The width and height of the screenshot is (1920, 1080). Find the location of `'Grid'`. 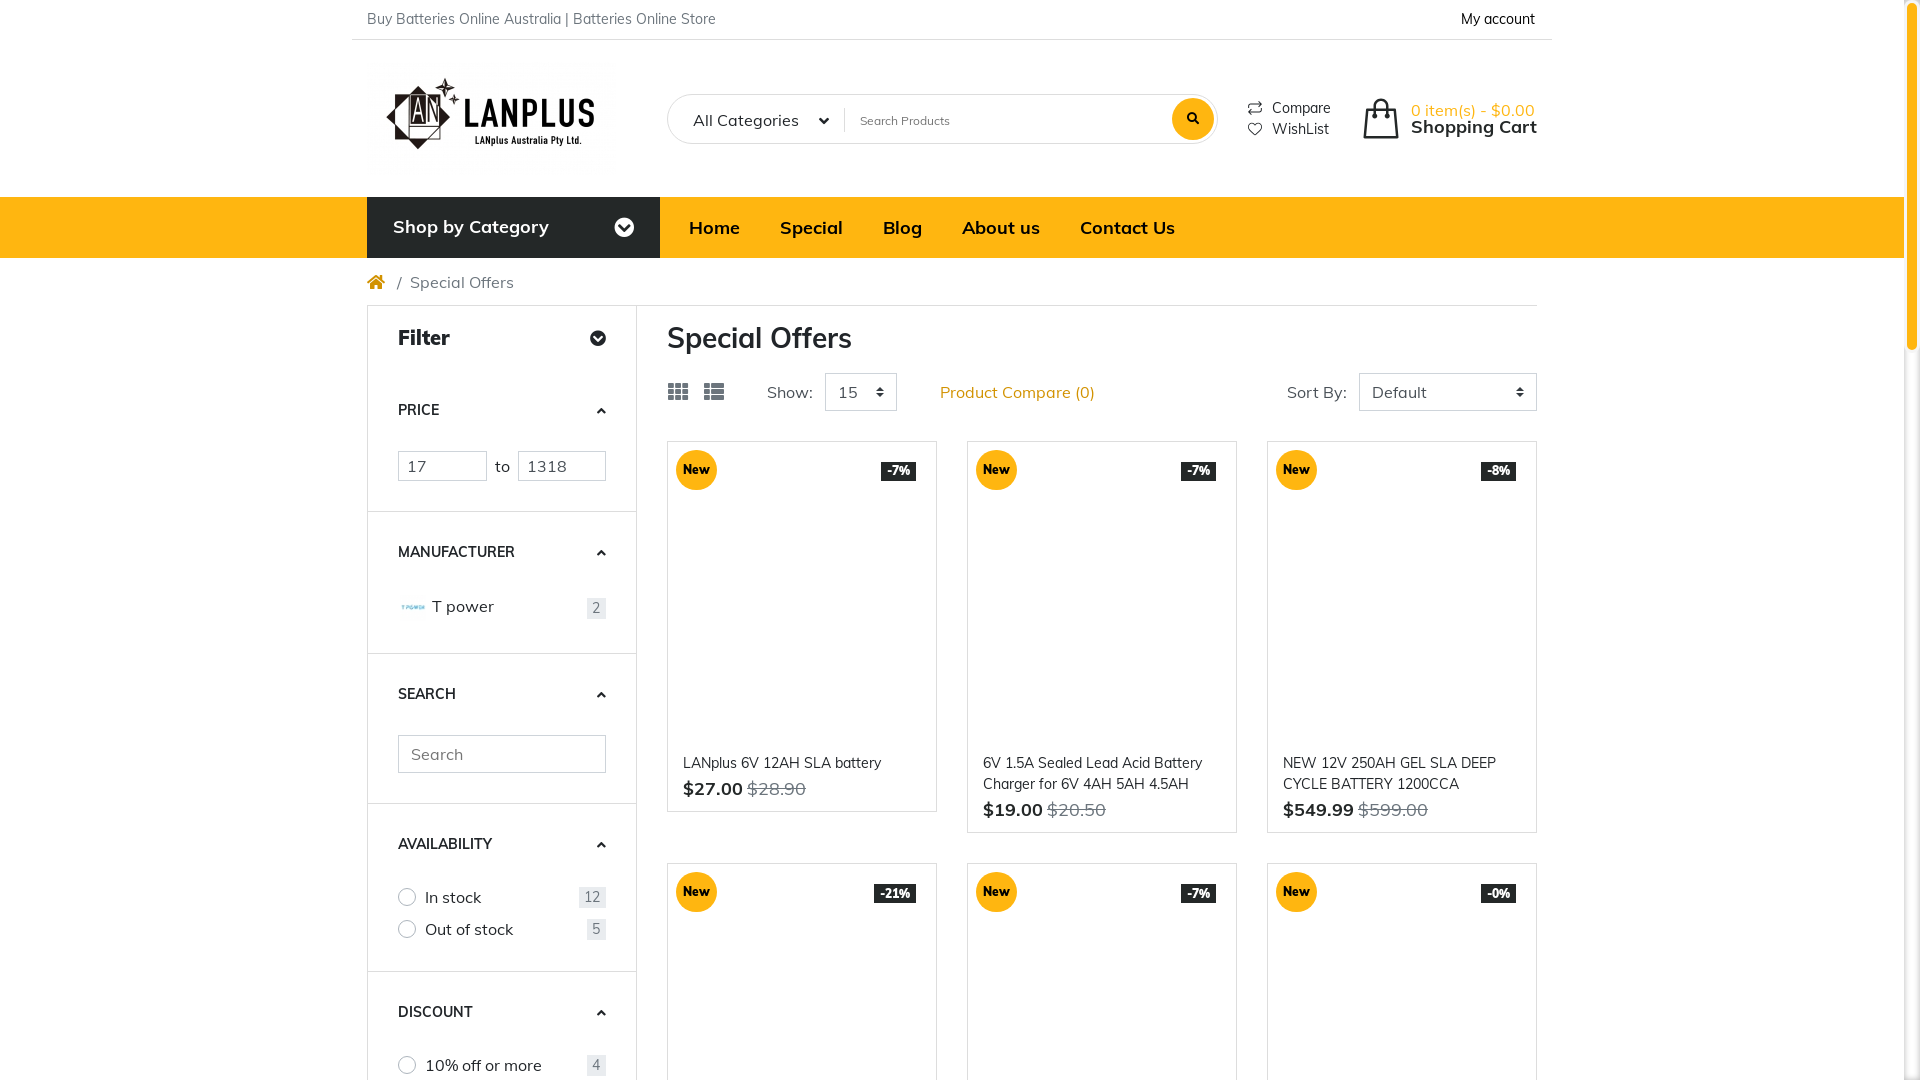

'Grid' is located at coordinates (677, 392).